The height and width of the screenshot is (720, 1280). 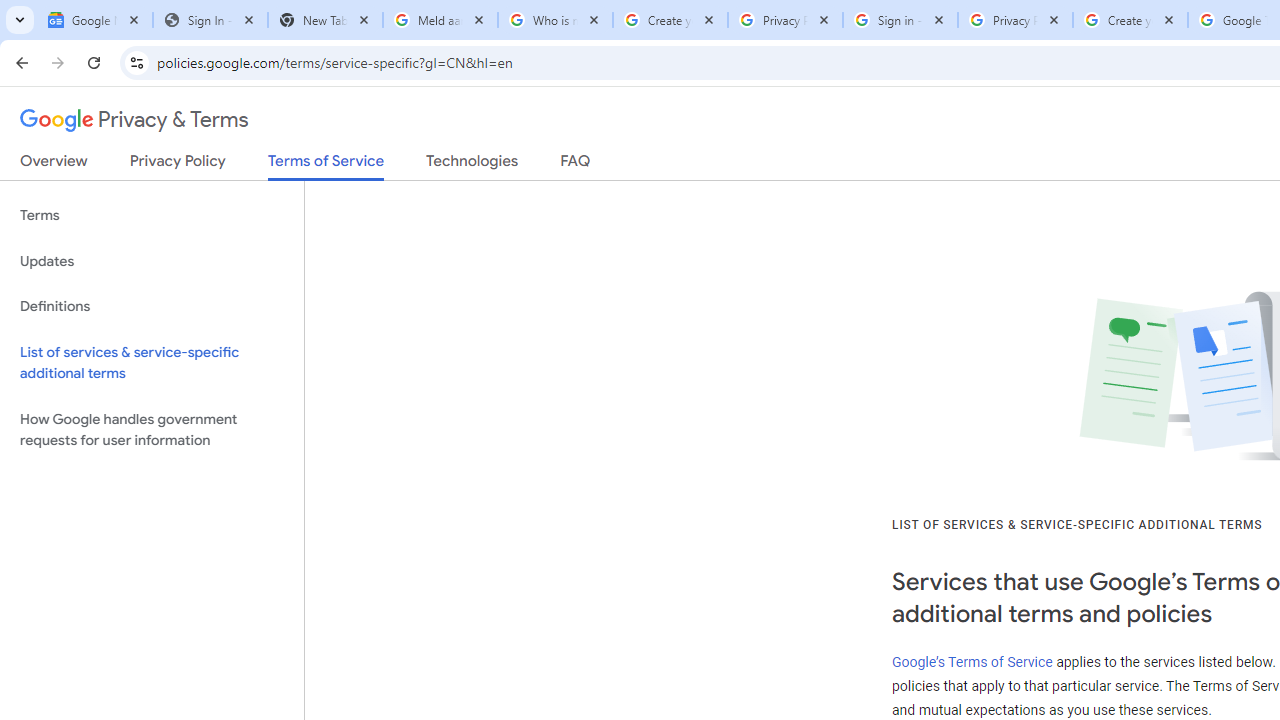 I want to click on 'Google News', so click(x=94, y=20).